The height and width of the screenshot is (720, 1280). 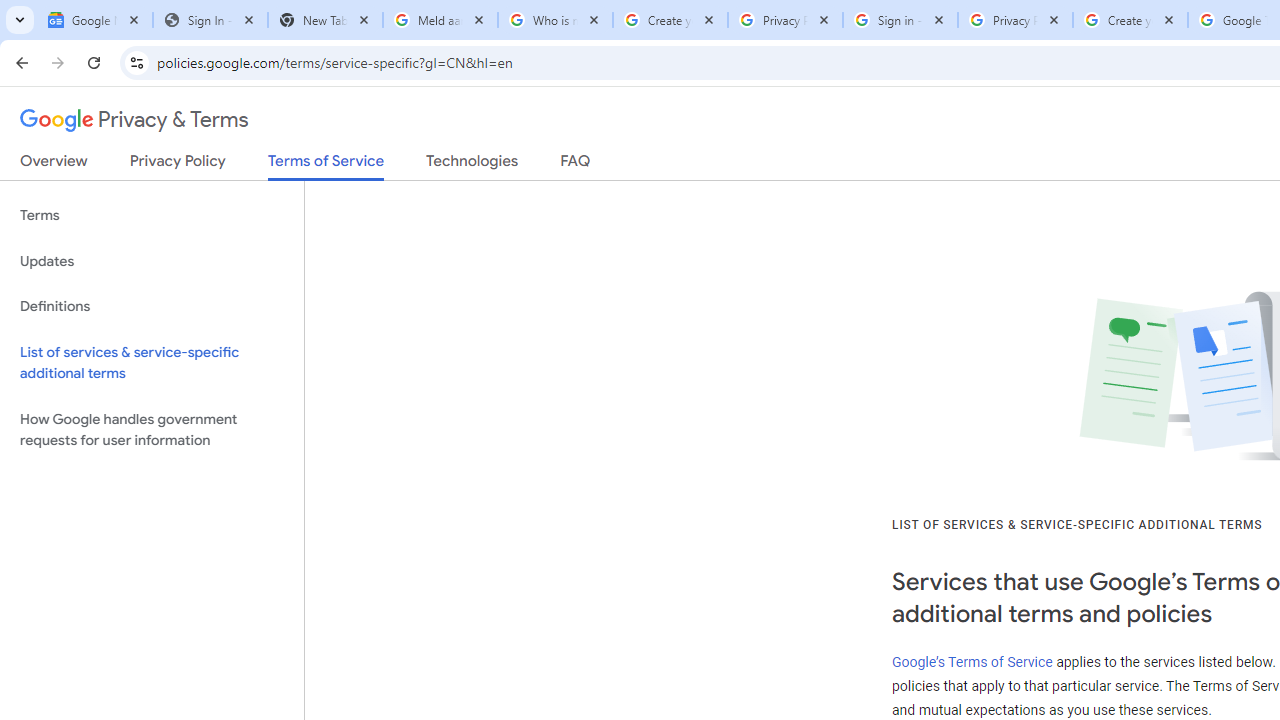 I want to click on 'Google News', so click(x=94, y=20).